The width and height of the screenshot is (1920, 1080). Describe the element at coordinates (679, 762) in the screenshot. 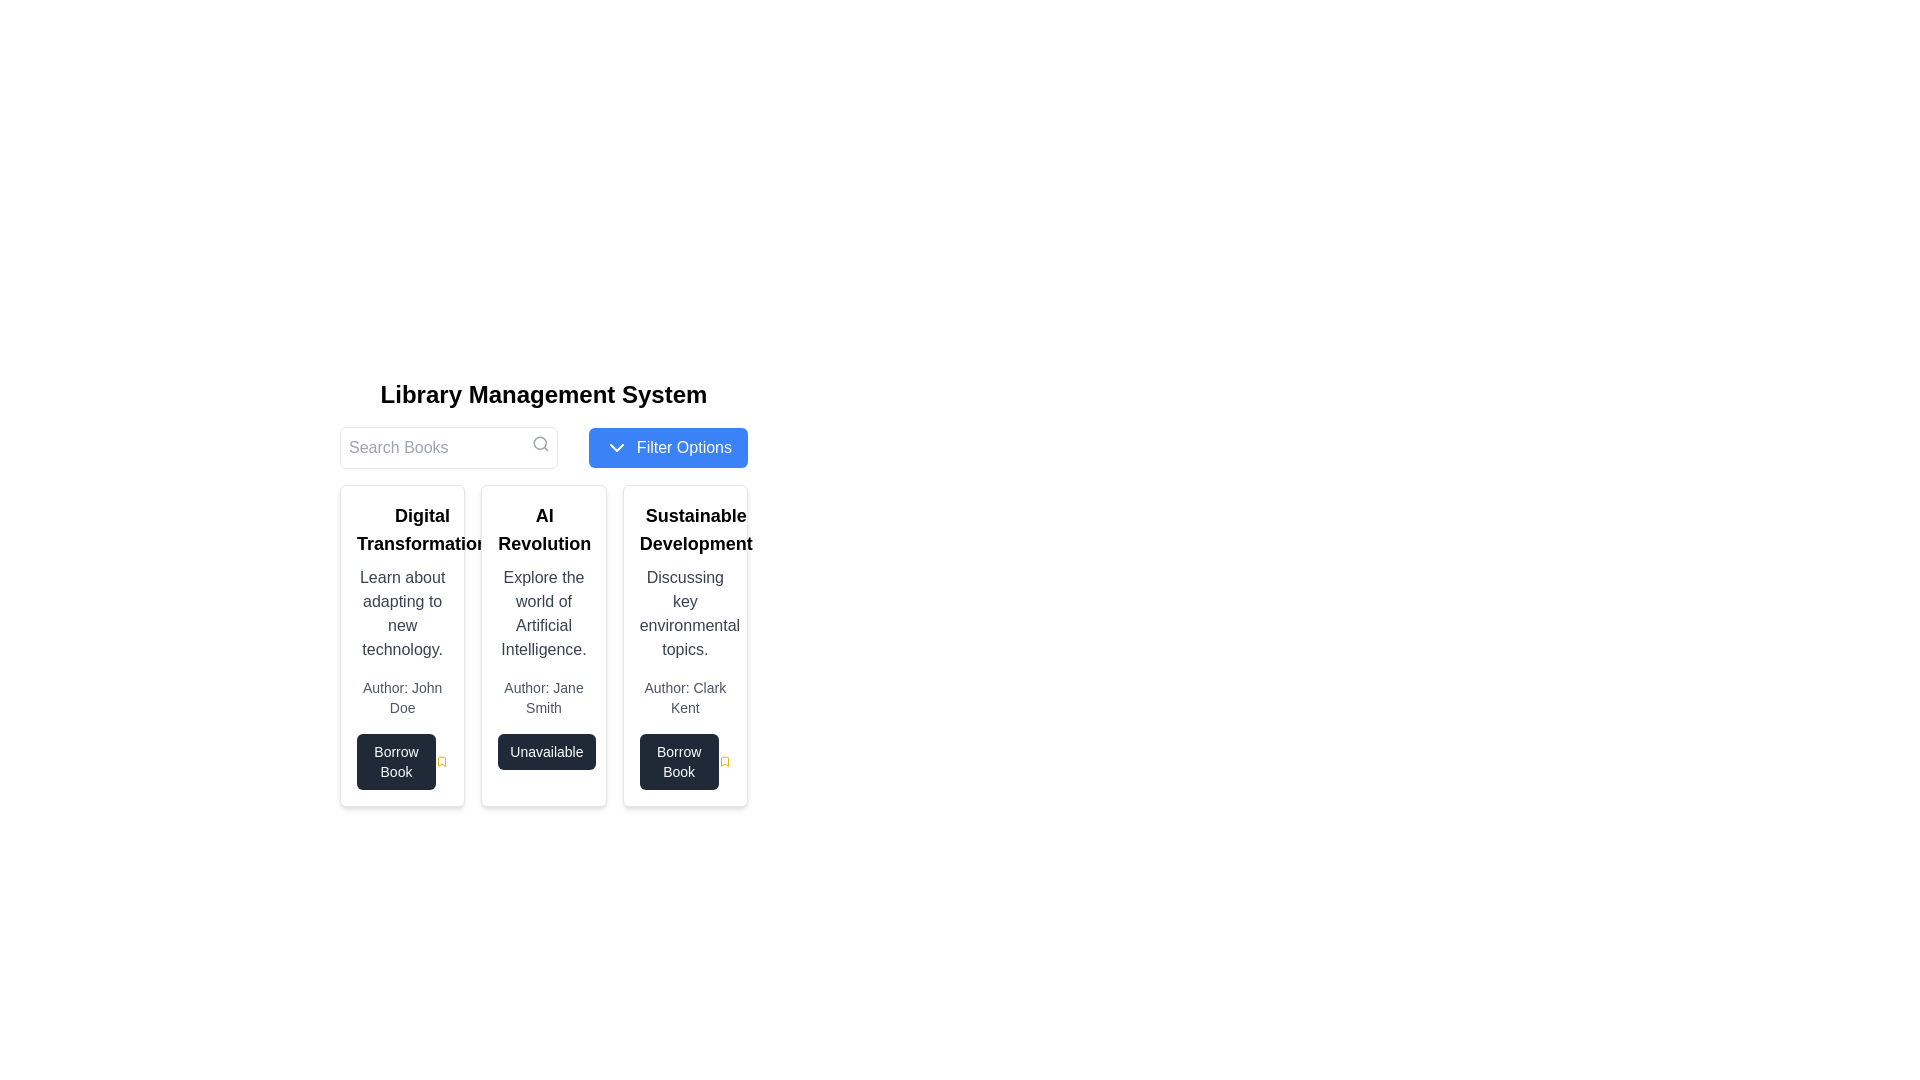

I see `the 'Borrow Book' button with a dark gray background and white text to activate its hover styling` at that location.